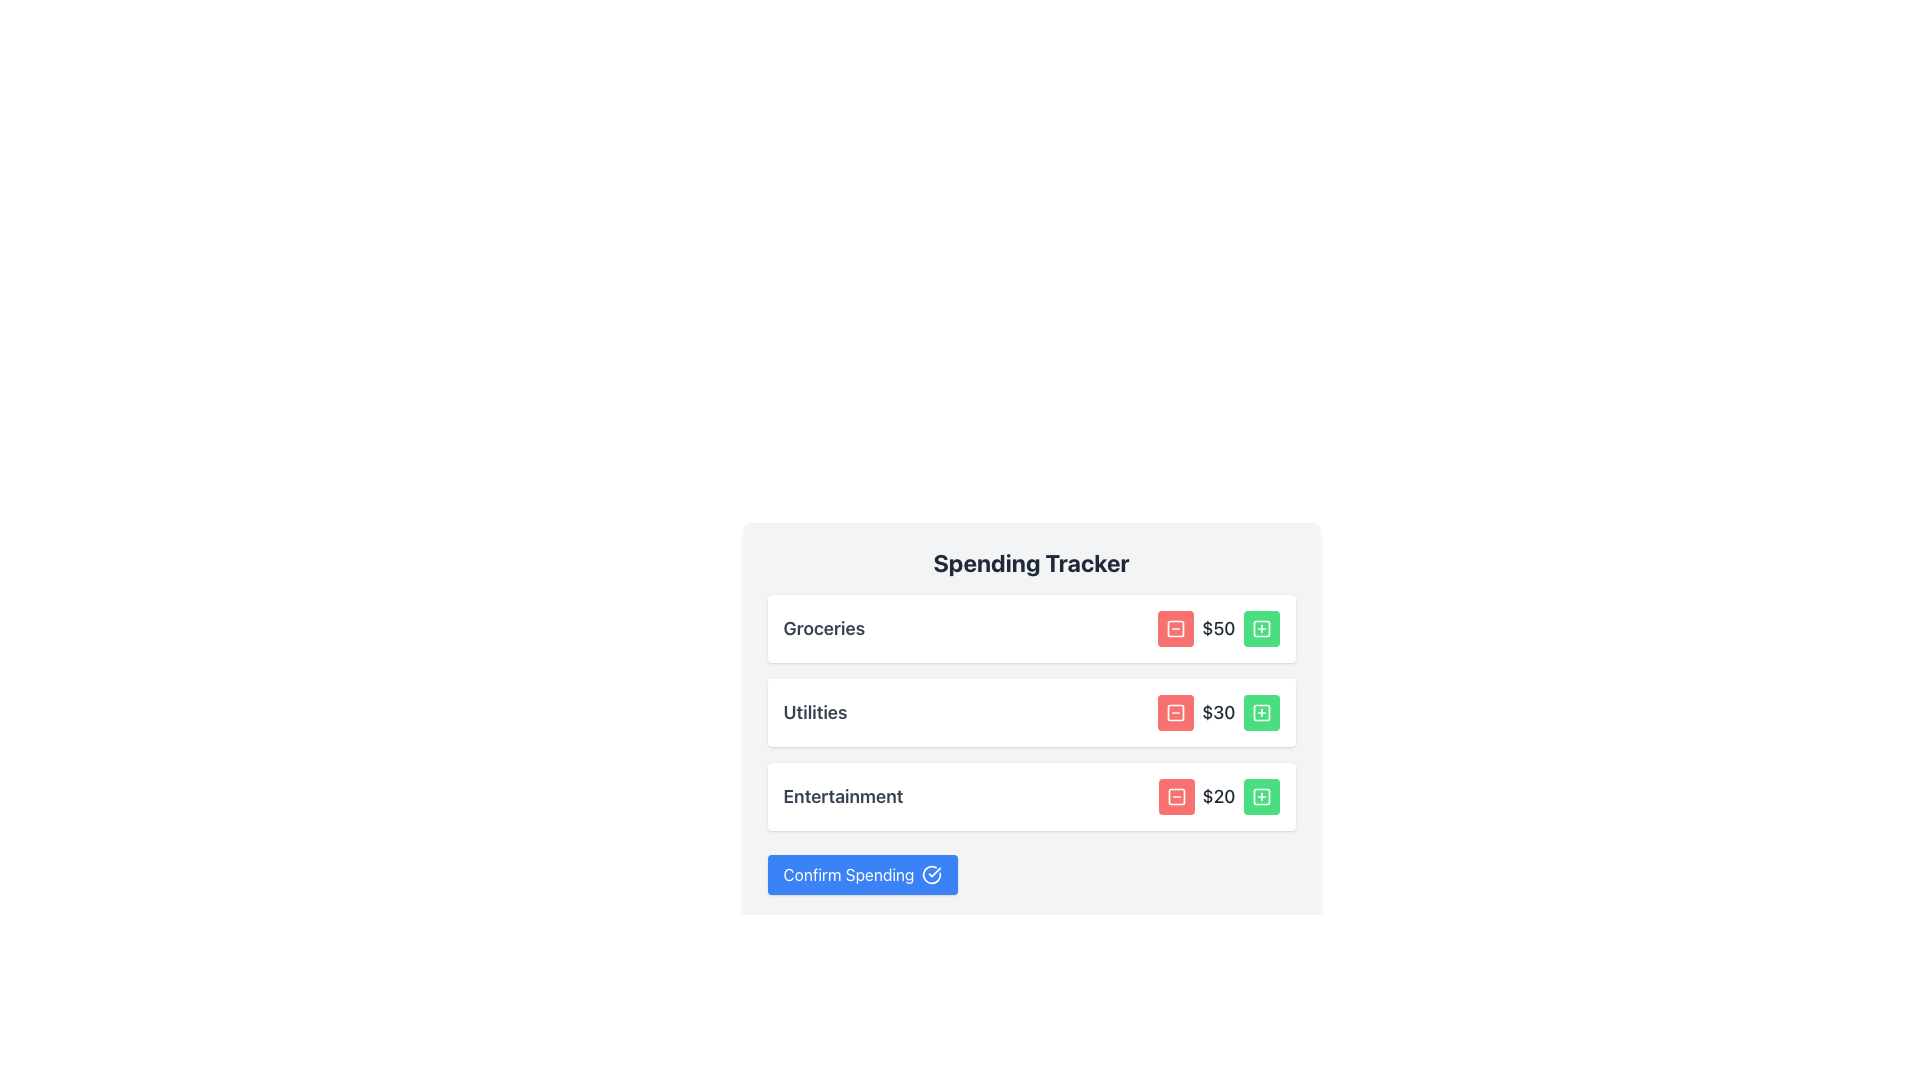  What do you see at coordinates (1218, 796) in the screenshot?
I see `value displayed in the text label showing '$20', which is centrally located in the third row of the Spending Tracker, positioned to the right of the 'Entertainment' row label` at bounding box center [1218, 796].